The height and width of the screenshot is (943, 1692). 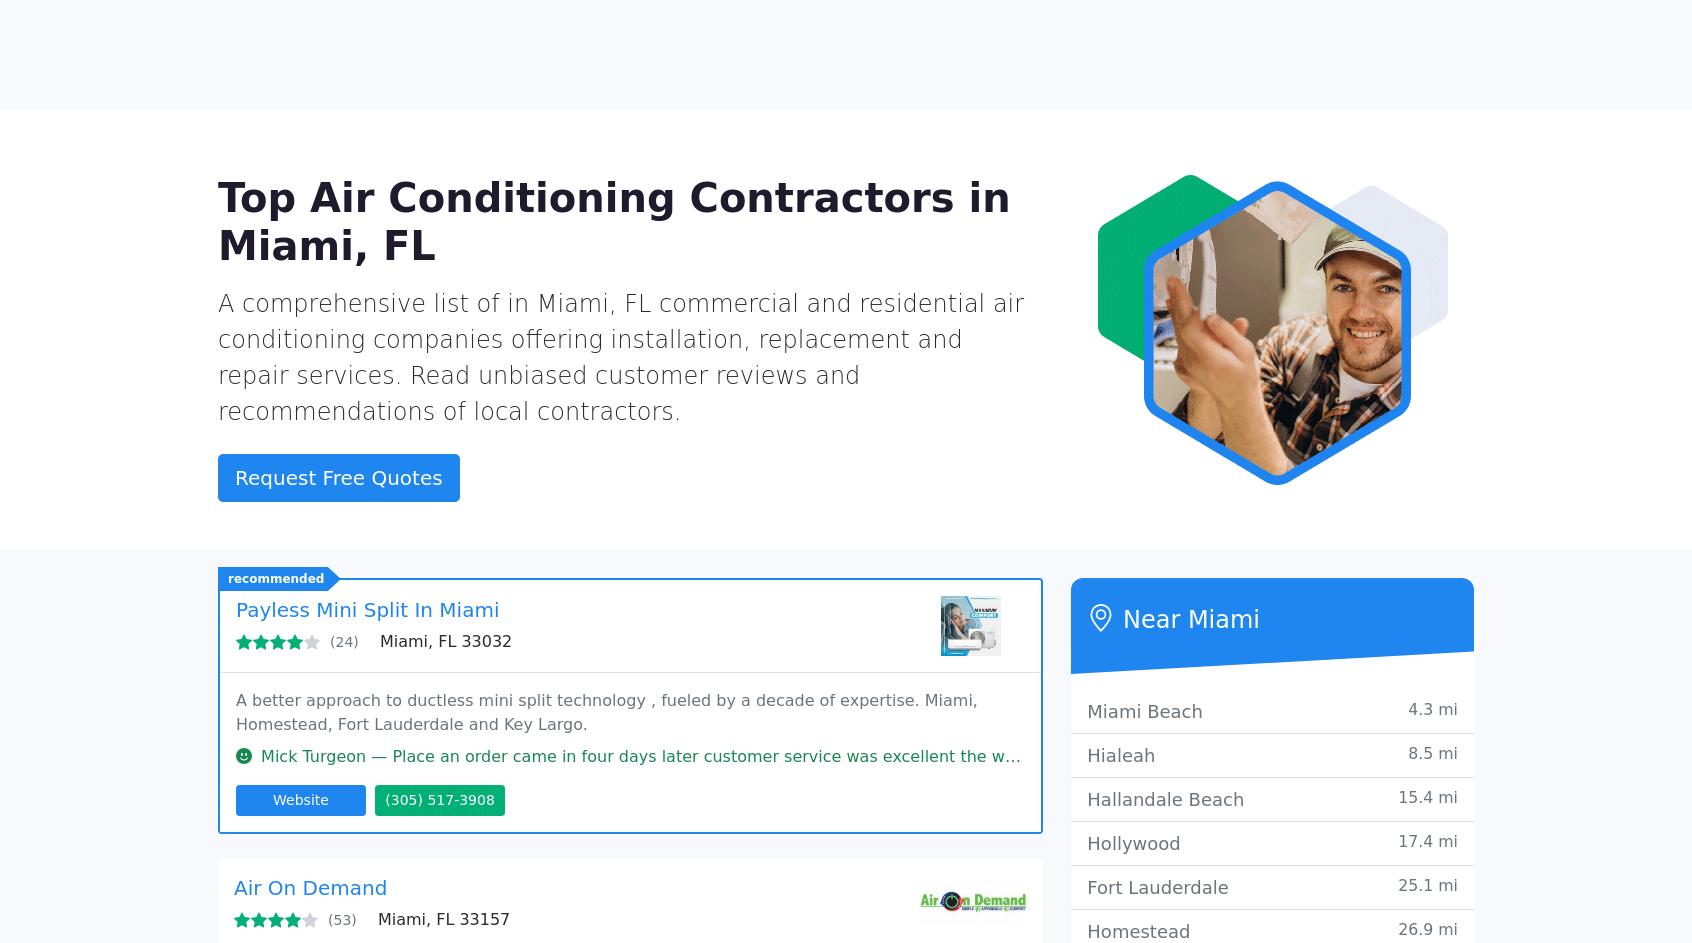 I want to click on 'Search', so click(x=1180, y=81).